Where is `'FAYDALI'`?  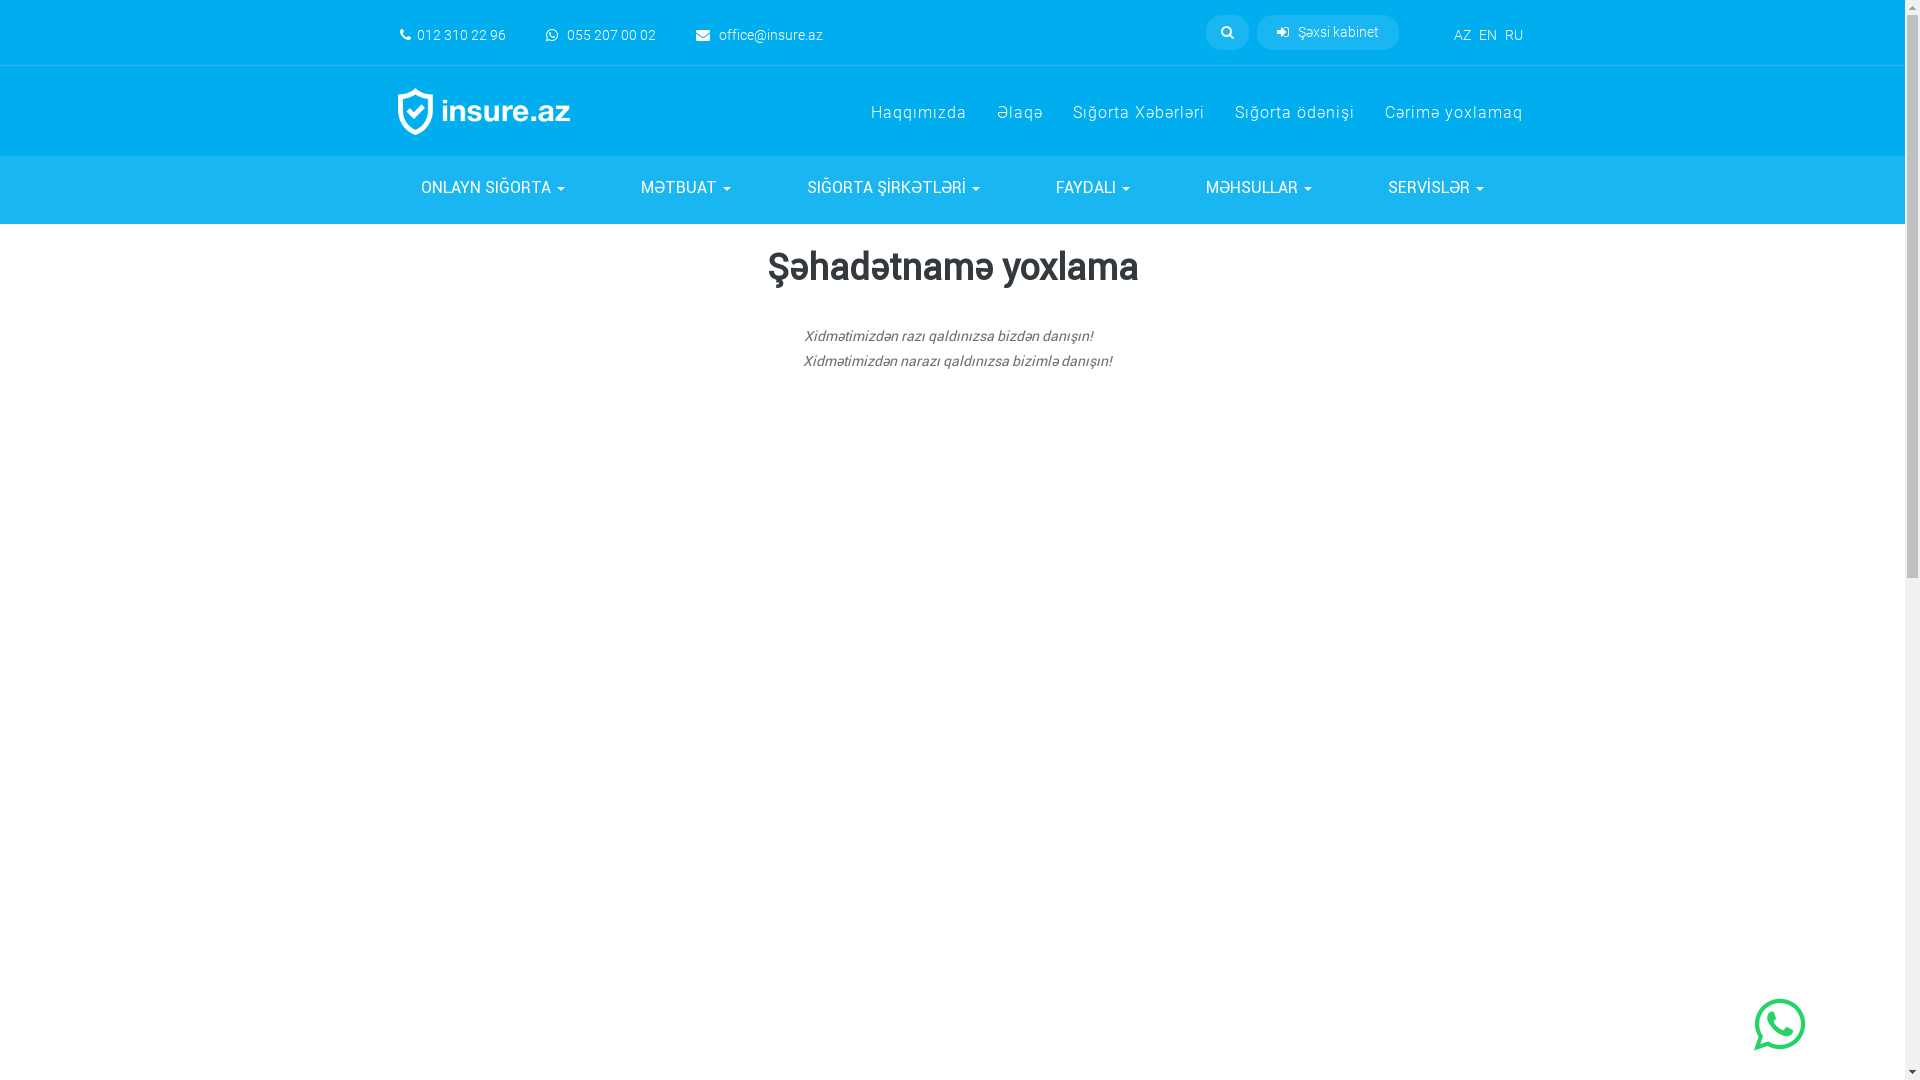
'FAYDALI' is located at coordinates (1092, 191).